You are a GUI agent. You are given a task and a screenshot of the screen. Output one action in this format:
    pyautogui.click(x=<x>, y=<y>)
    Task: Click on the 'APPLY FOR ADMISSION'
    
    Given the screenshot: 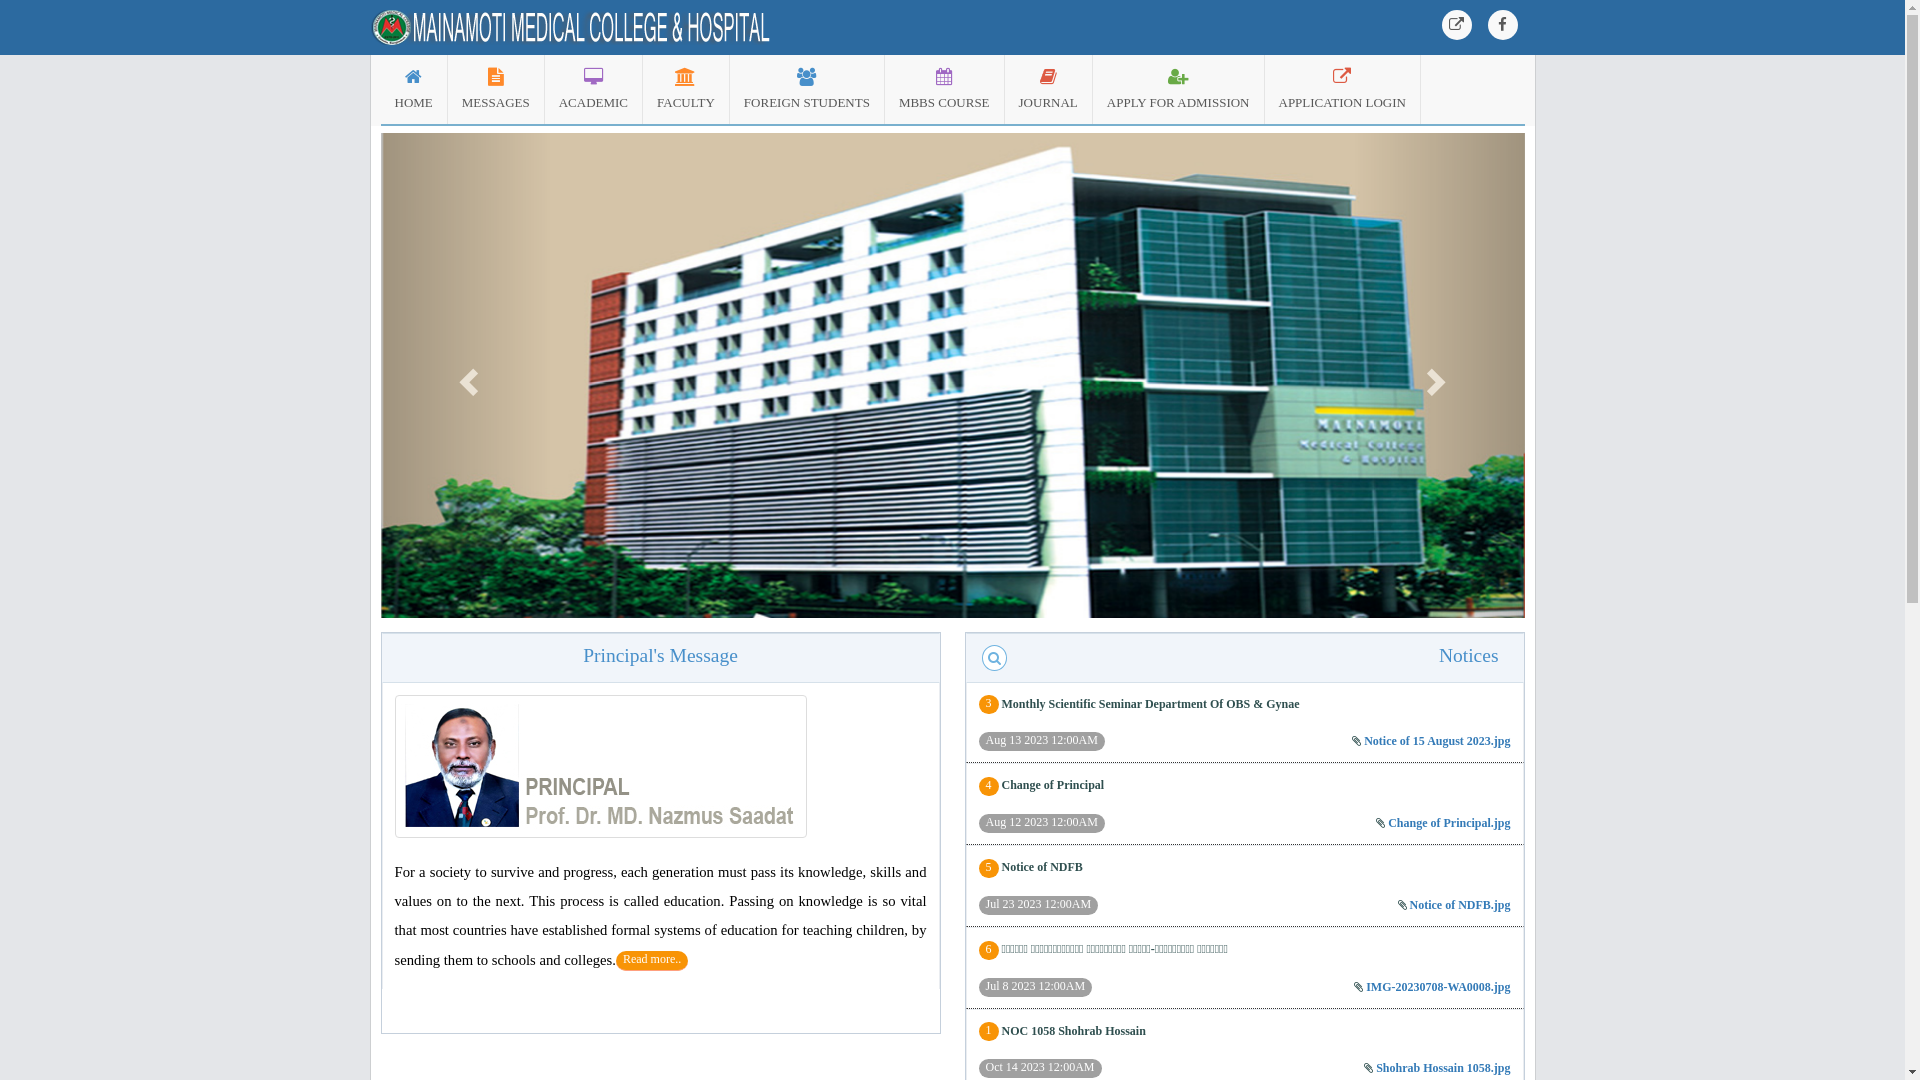 What is the action you would take?
    pyautogui.click(x=1178, y=88)
    